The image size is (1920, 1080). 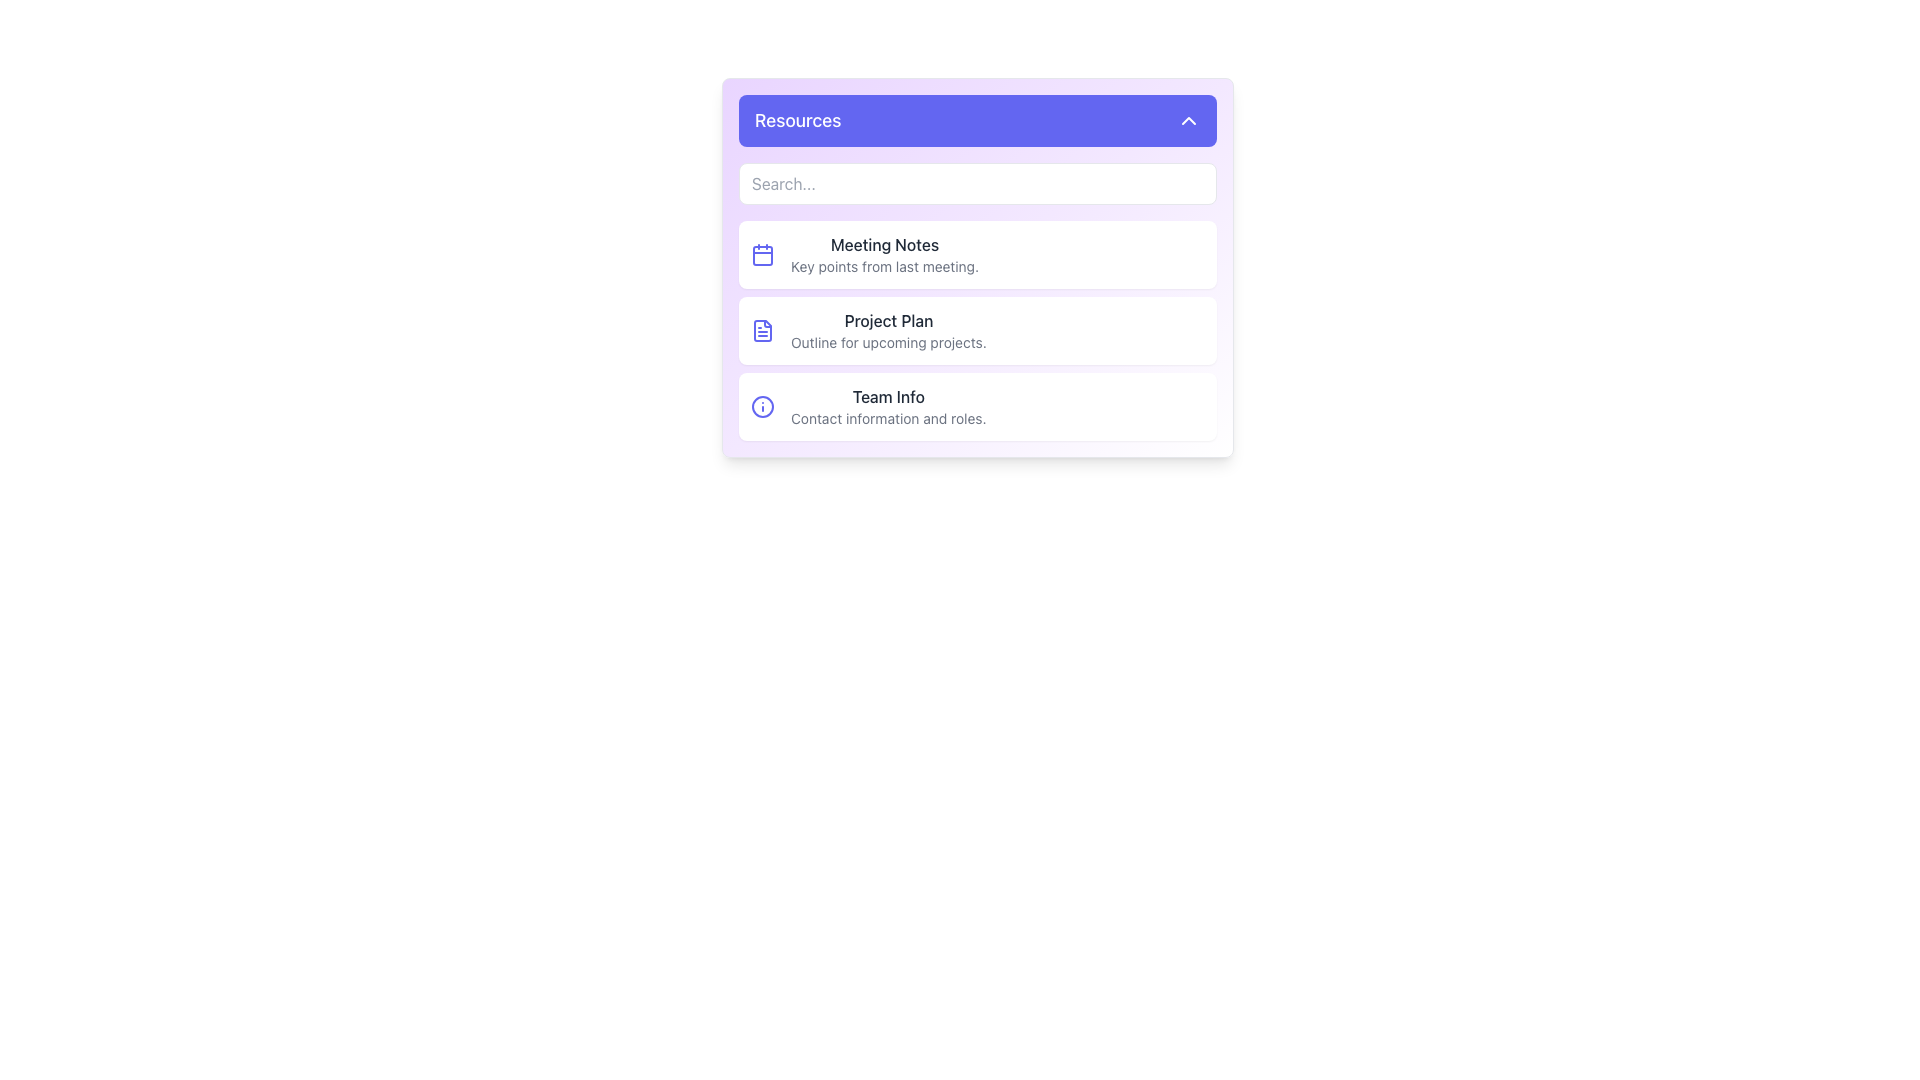 I want to click on the 'Project Plan' text label, which is the second item in the 'Resources' card, so click(x=887, y=330).